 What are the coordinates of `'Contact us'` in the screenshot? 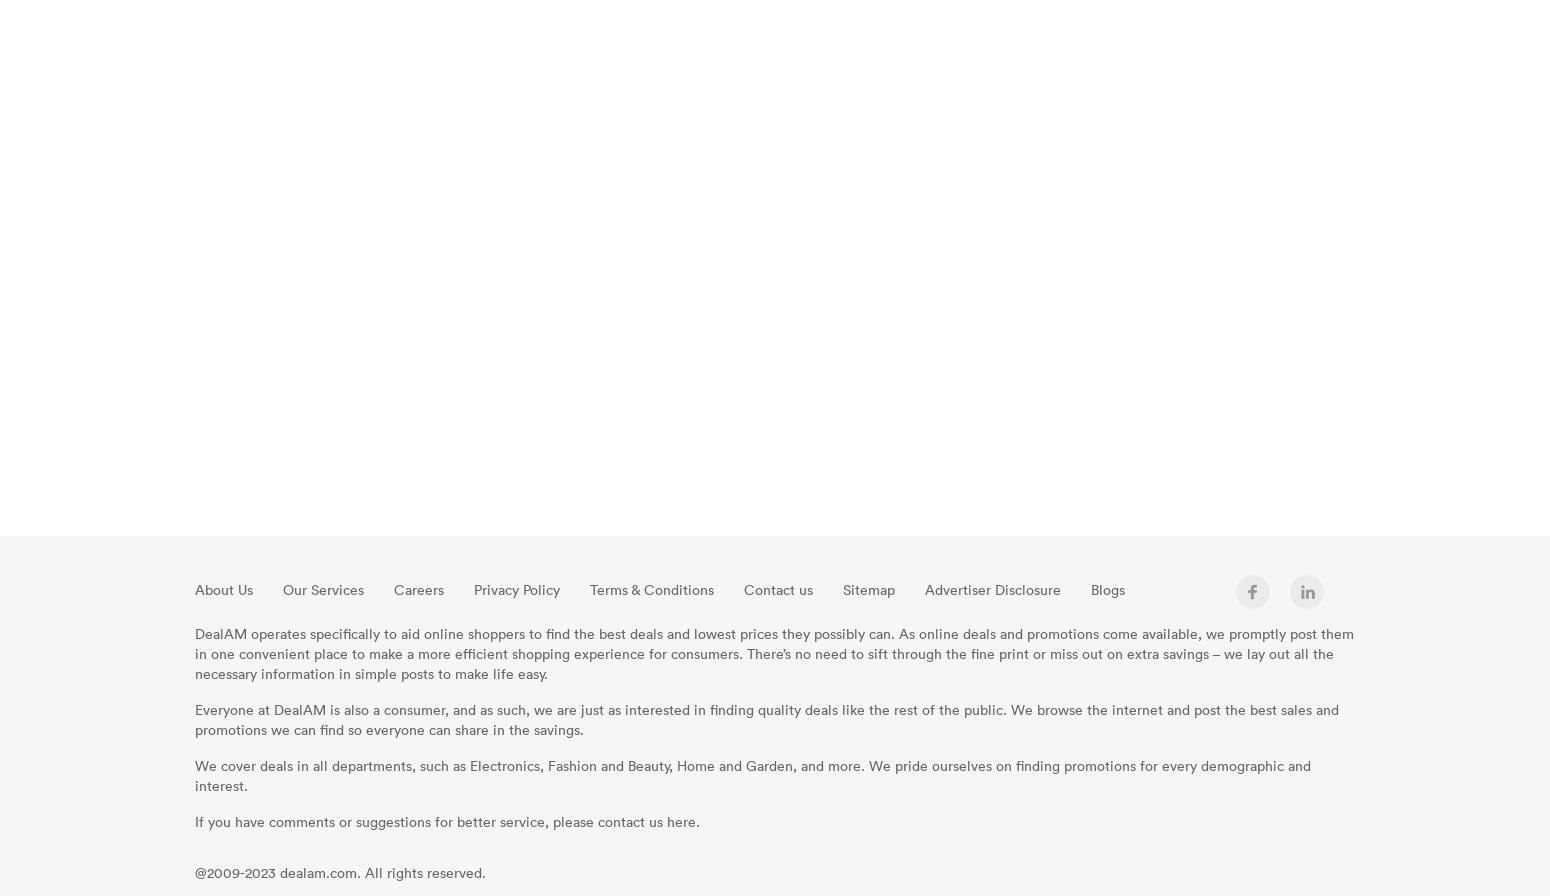 It's located at (777, 589).